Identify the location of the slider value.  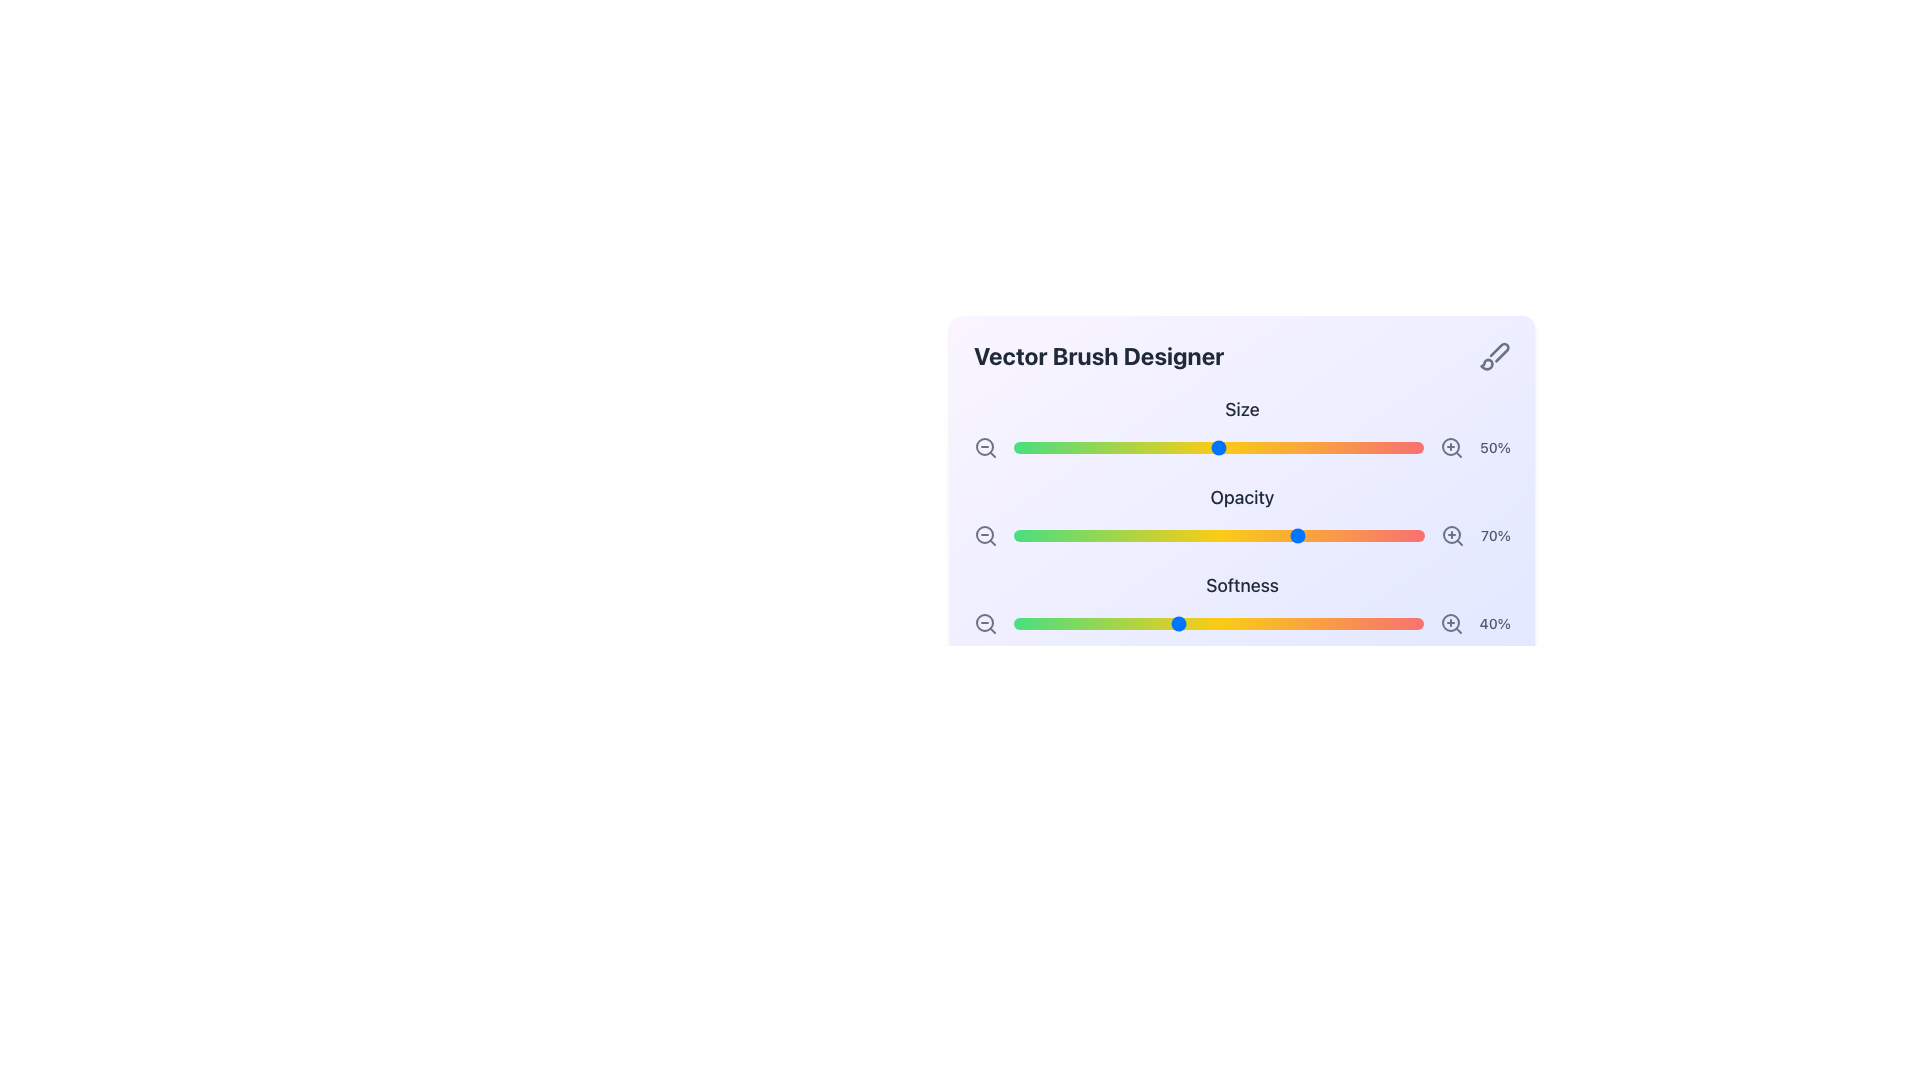
(1018, 446).